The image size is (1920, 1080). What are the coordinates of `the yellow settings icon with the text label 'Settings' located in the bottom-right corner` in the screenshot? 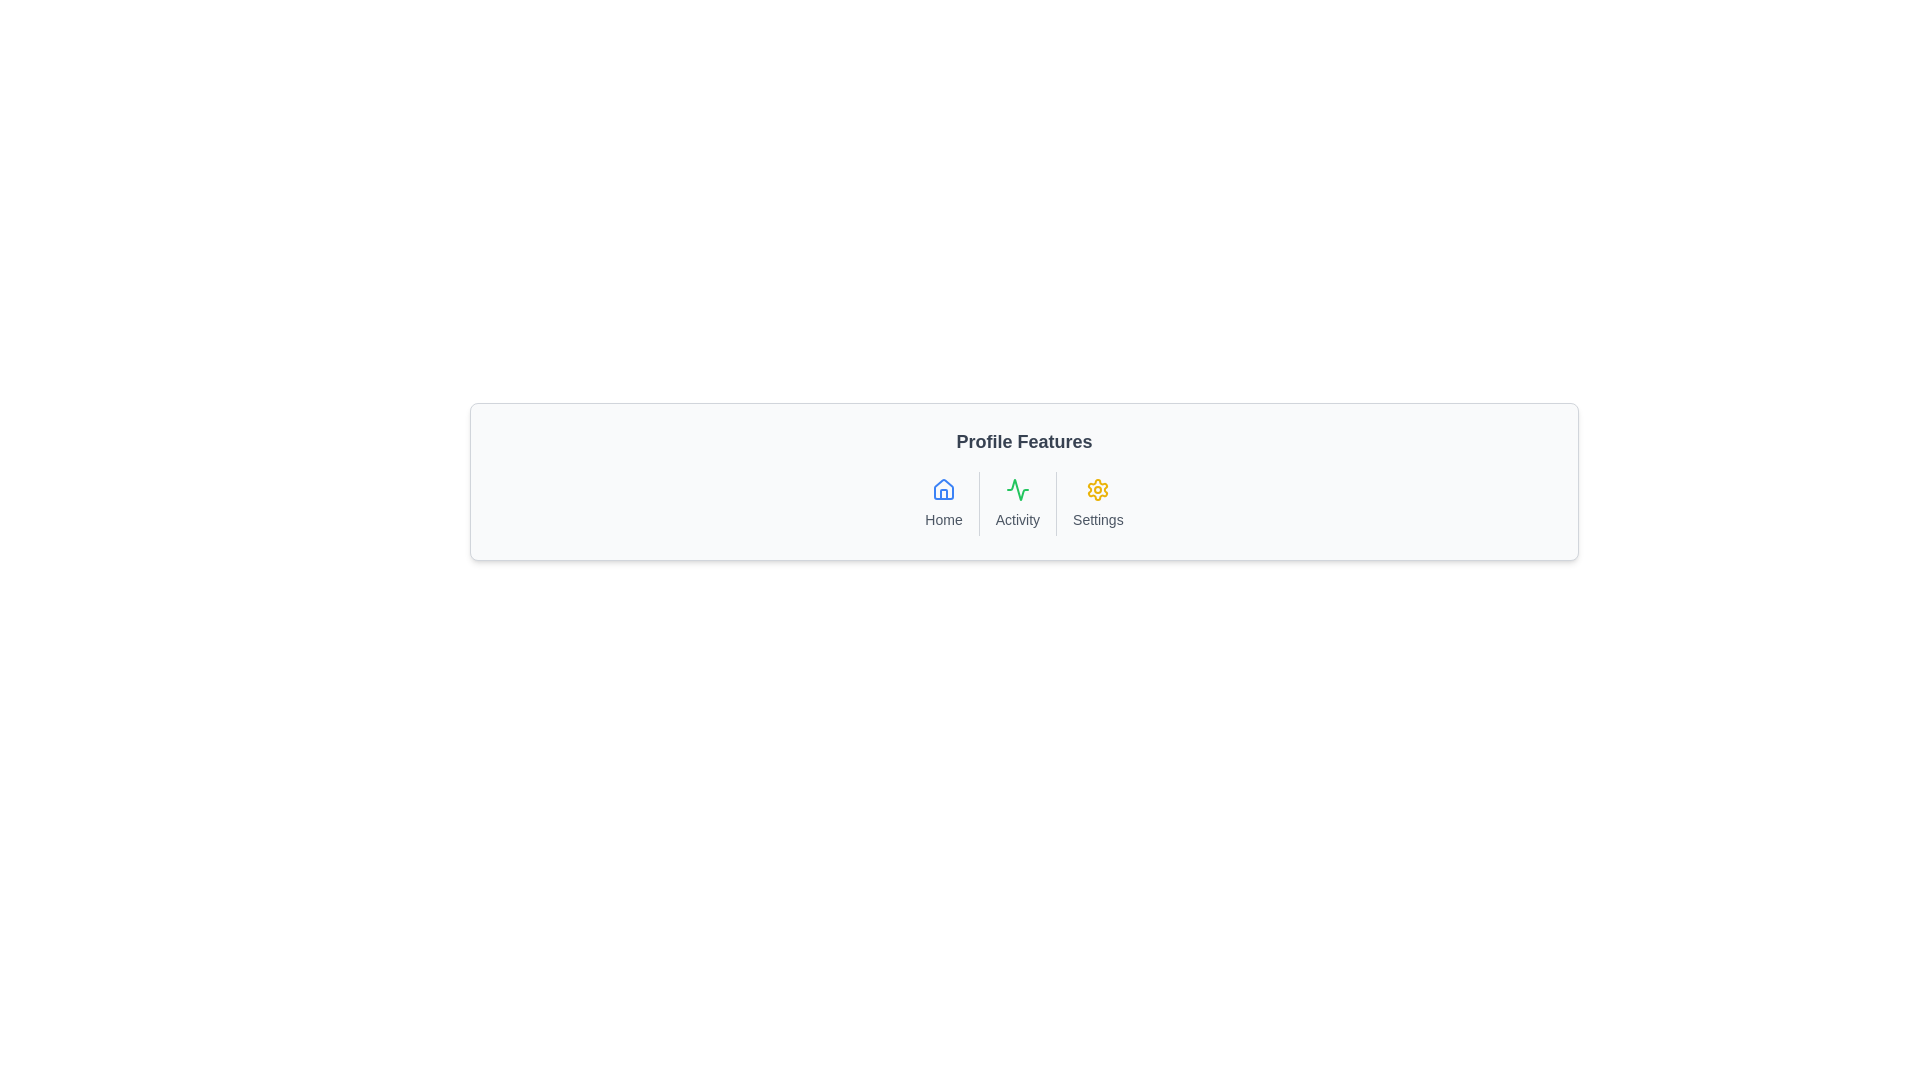 It's located at (1097, 503).